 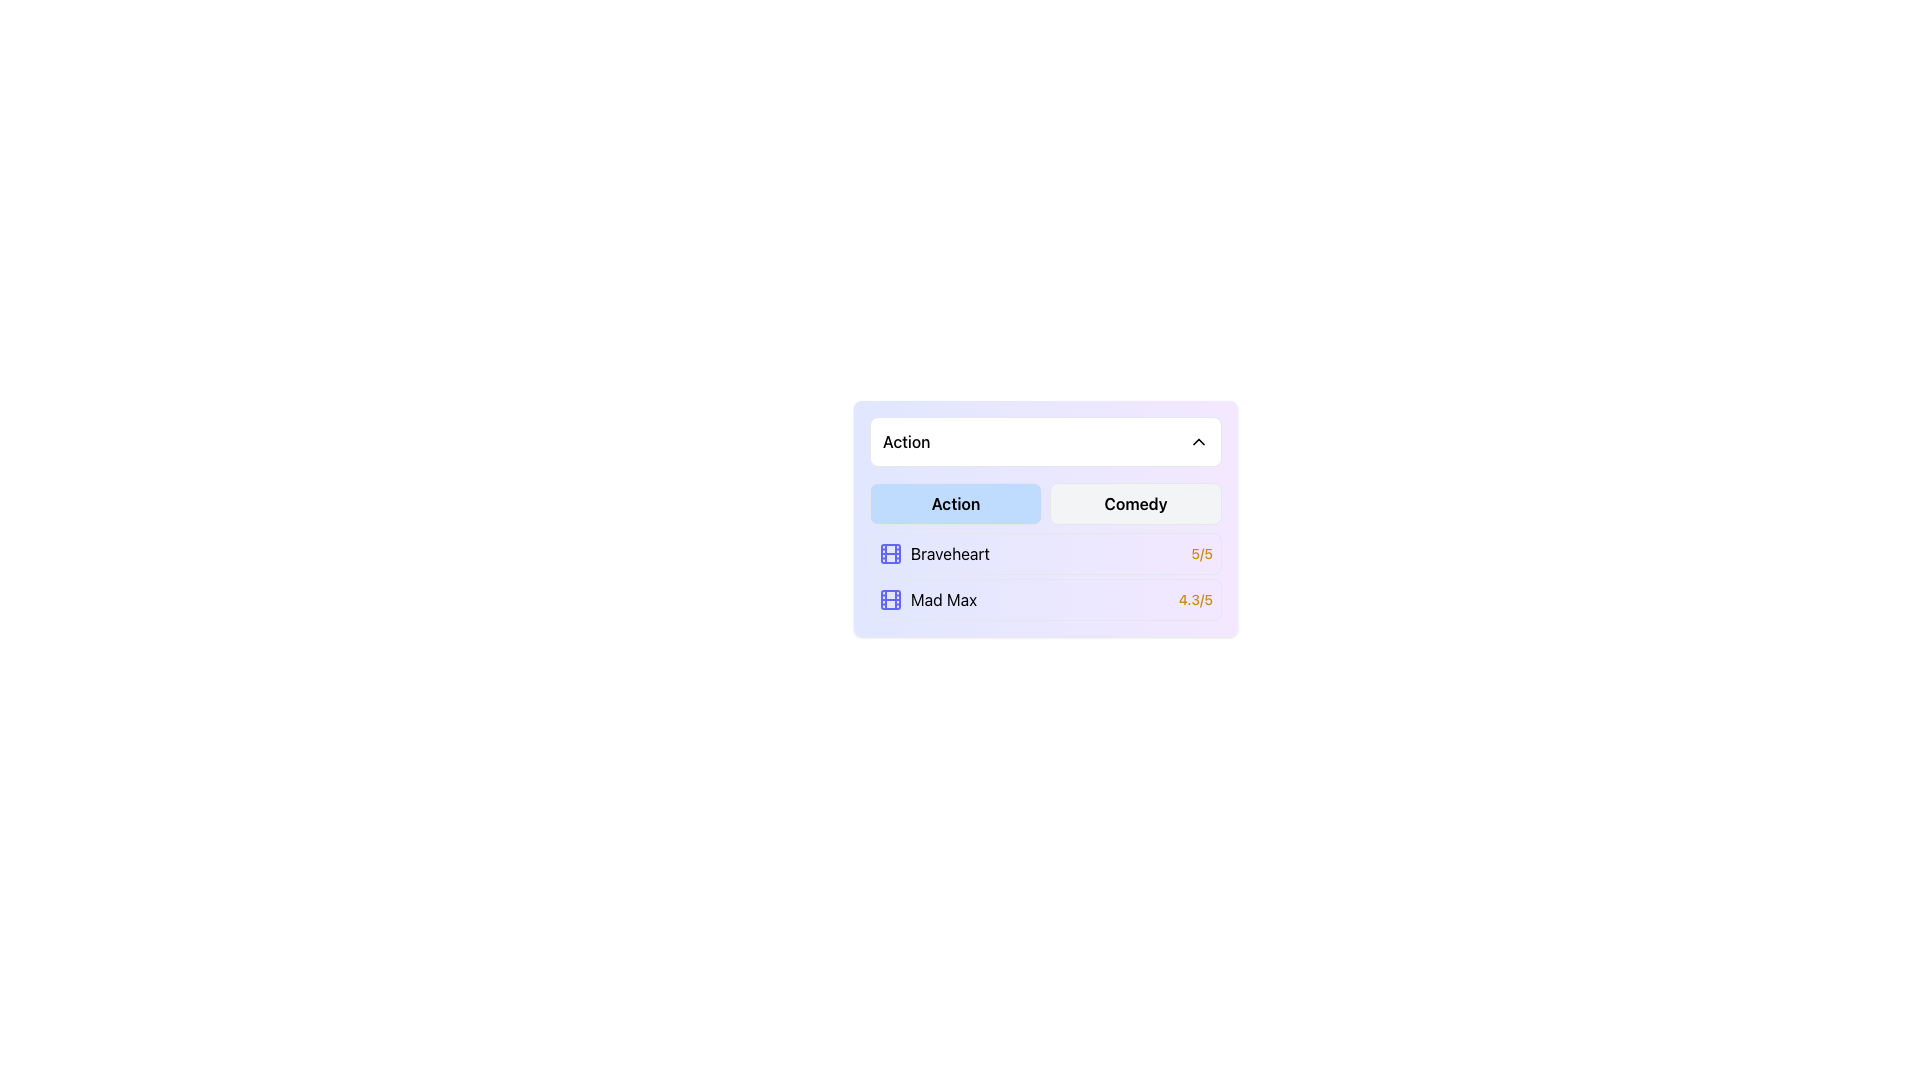 What do you see at coordinates (905, 441) in the screenshot?
I see `the 'Action' label in the dropdown header, which indicates the currently selected category or option` at bounding box center [905, 441].